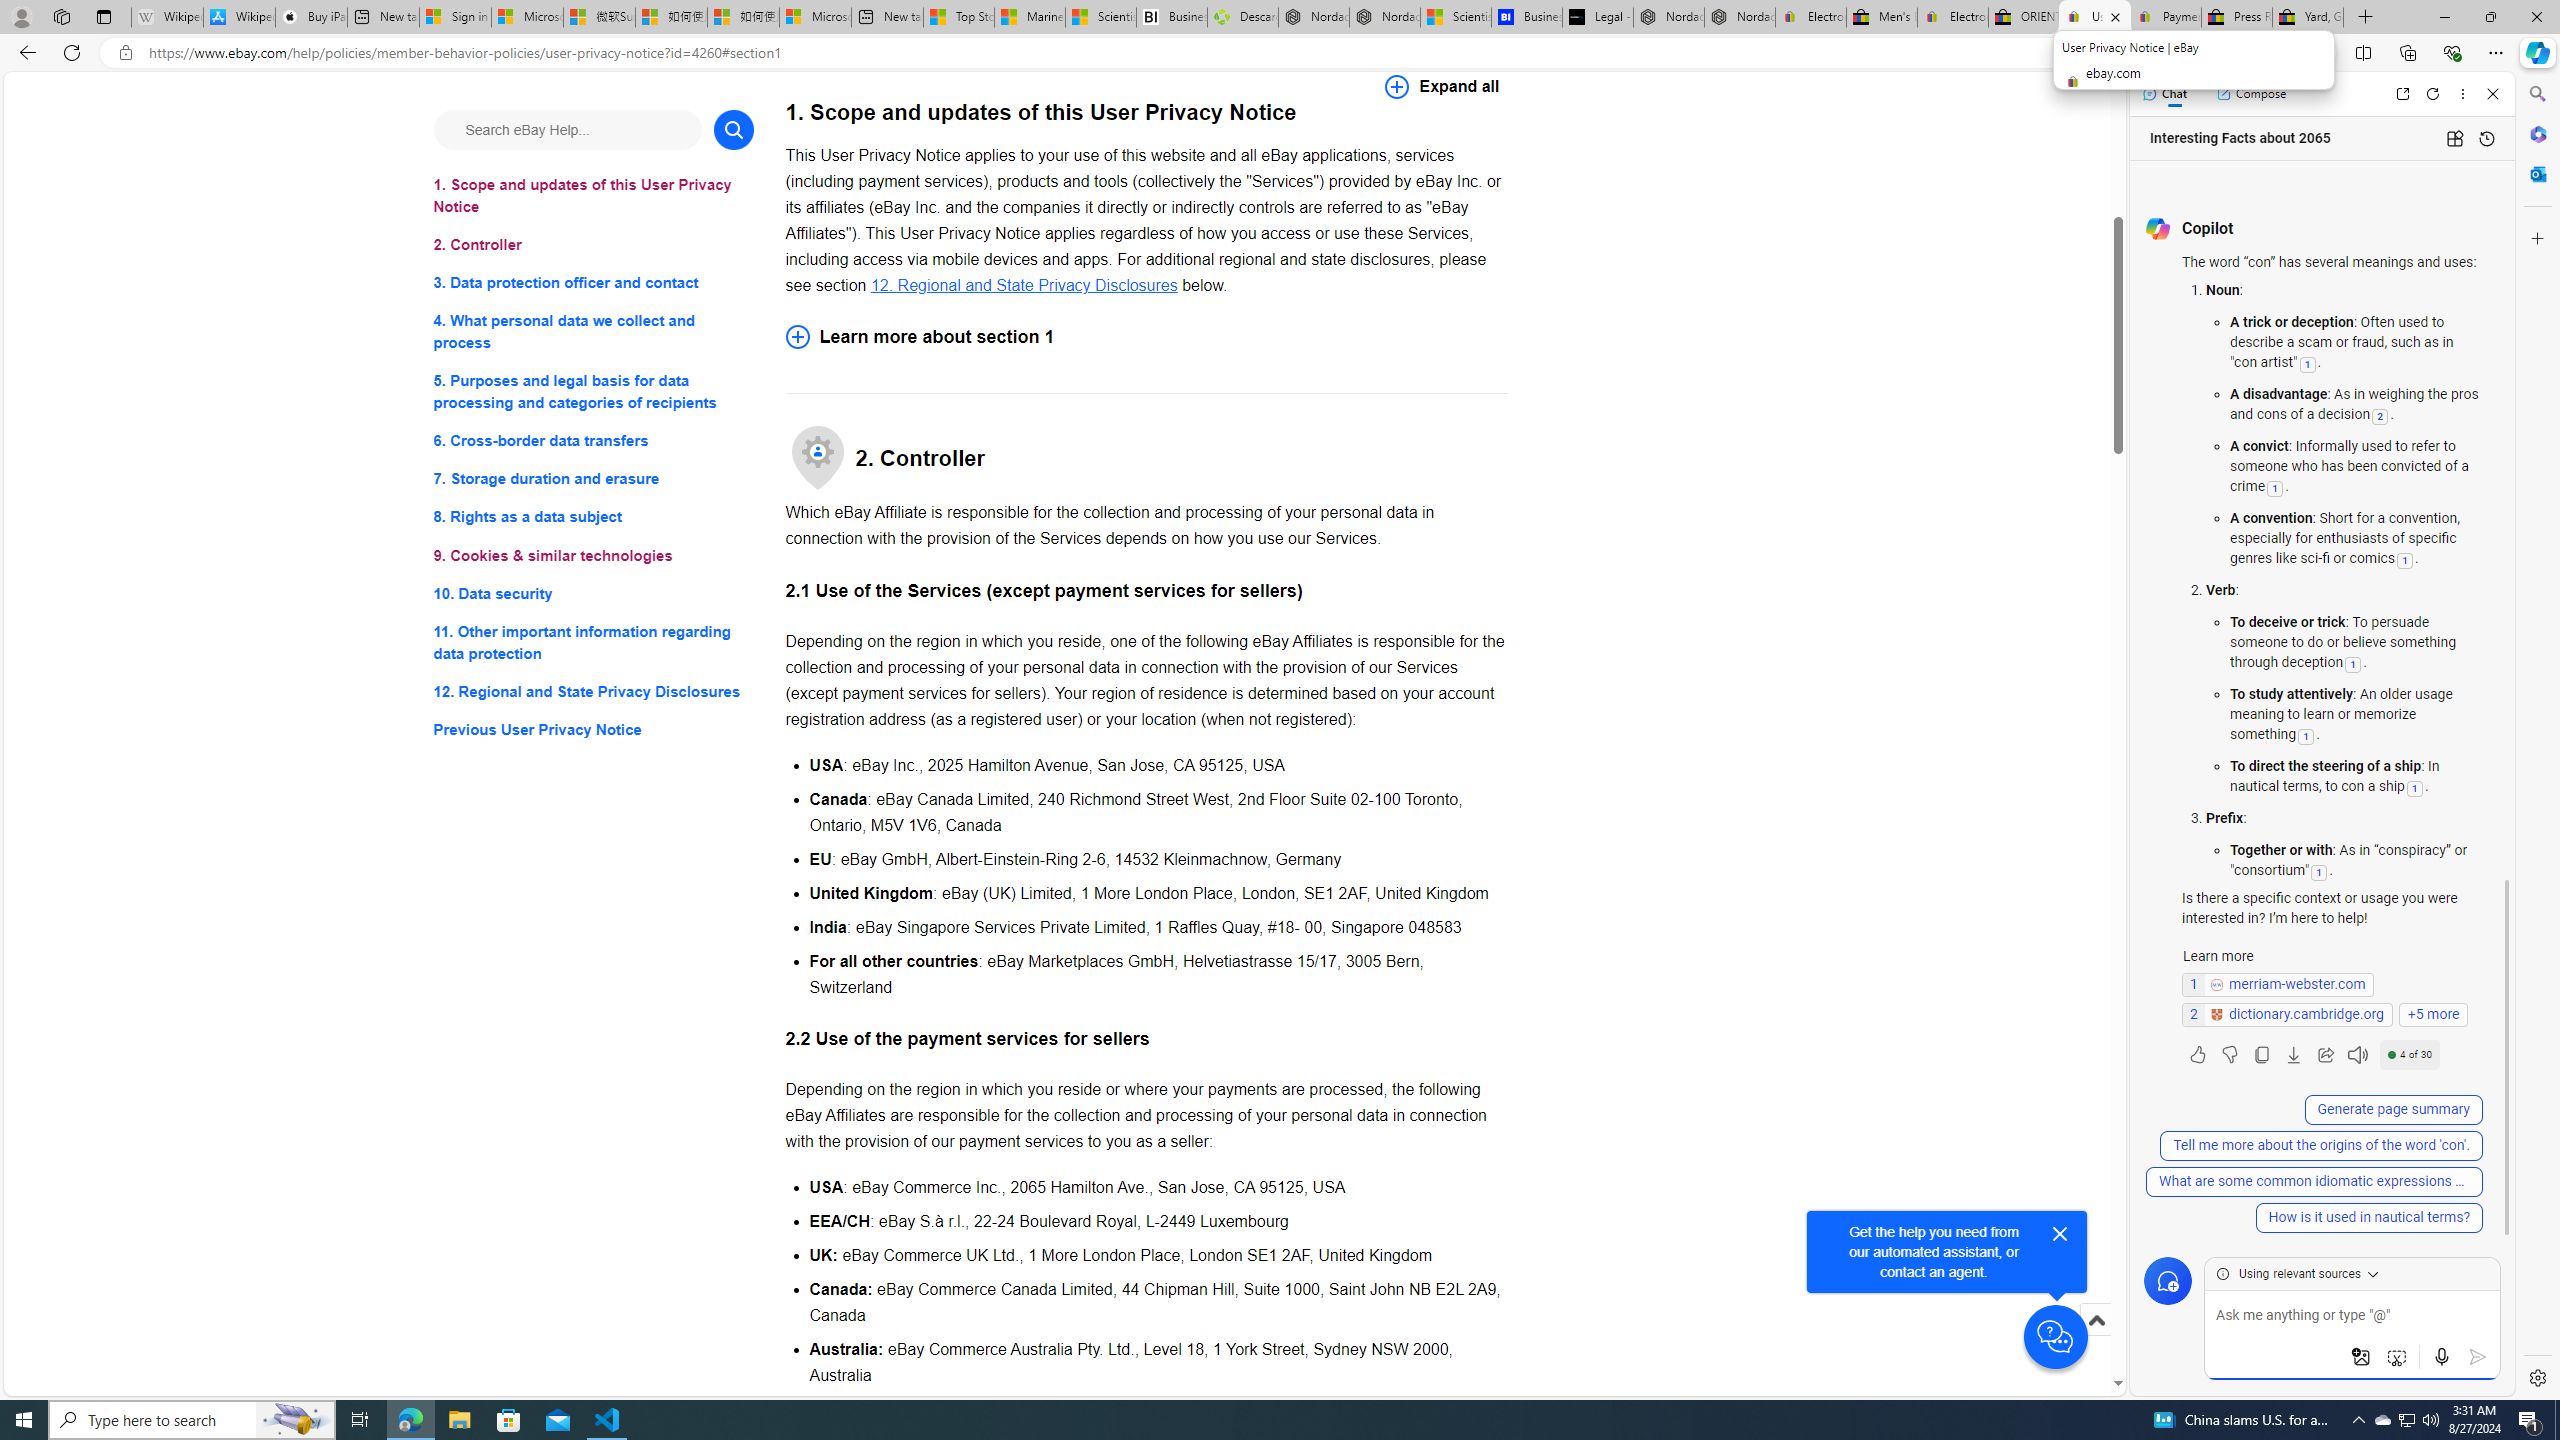  Describe the element at coordinates (2095, 16) in the screenshot. I see `'User Privacy Notice | eBay'` at that location.